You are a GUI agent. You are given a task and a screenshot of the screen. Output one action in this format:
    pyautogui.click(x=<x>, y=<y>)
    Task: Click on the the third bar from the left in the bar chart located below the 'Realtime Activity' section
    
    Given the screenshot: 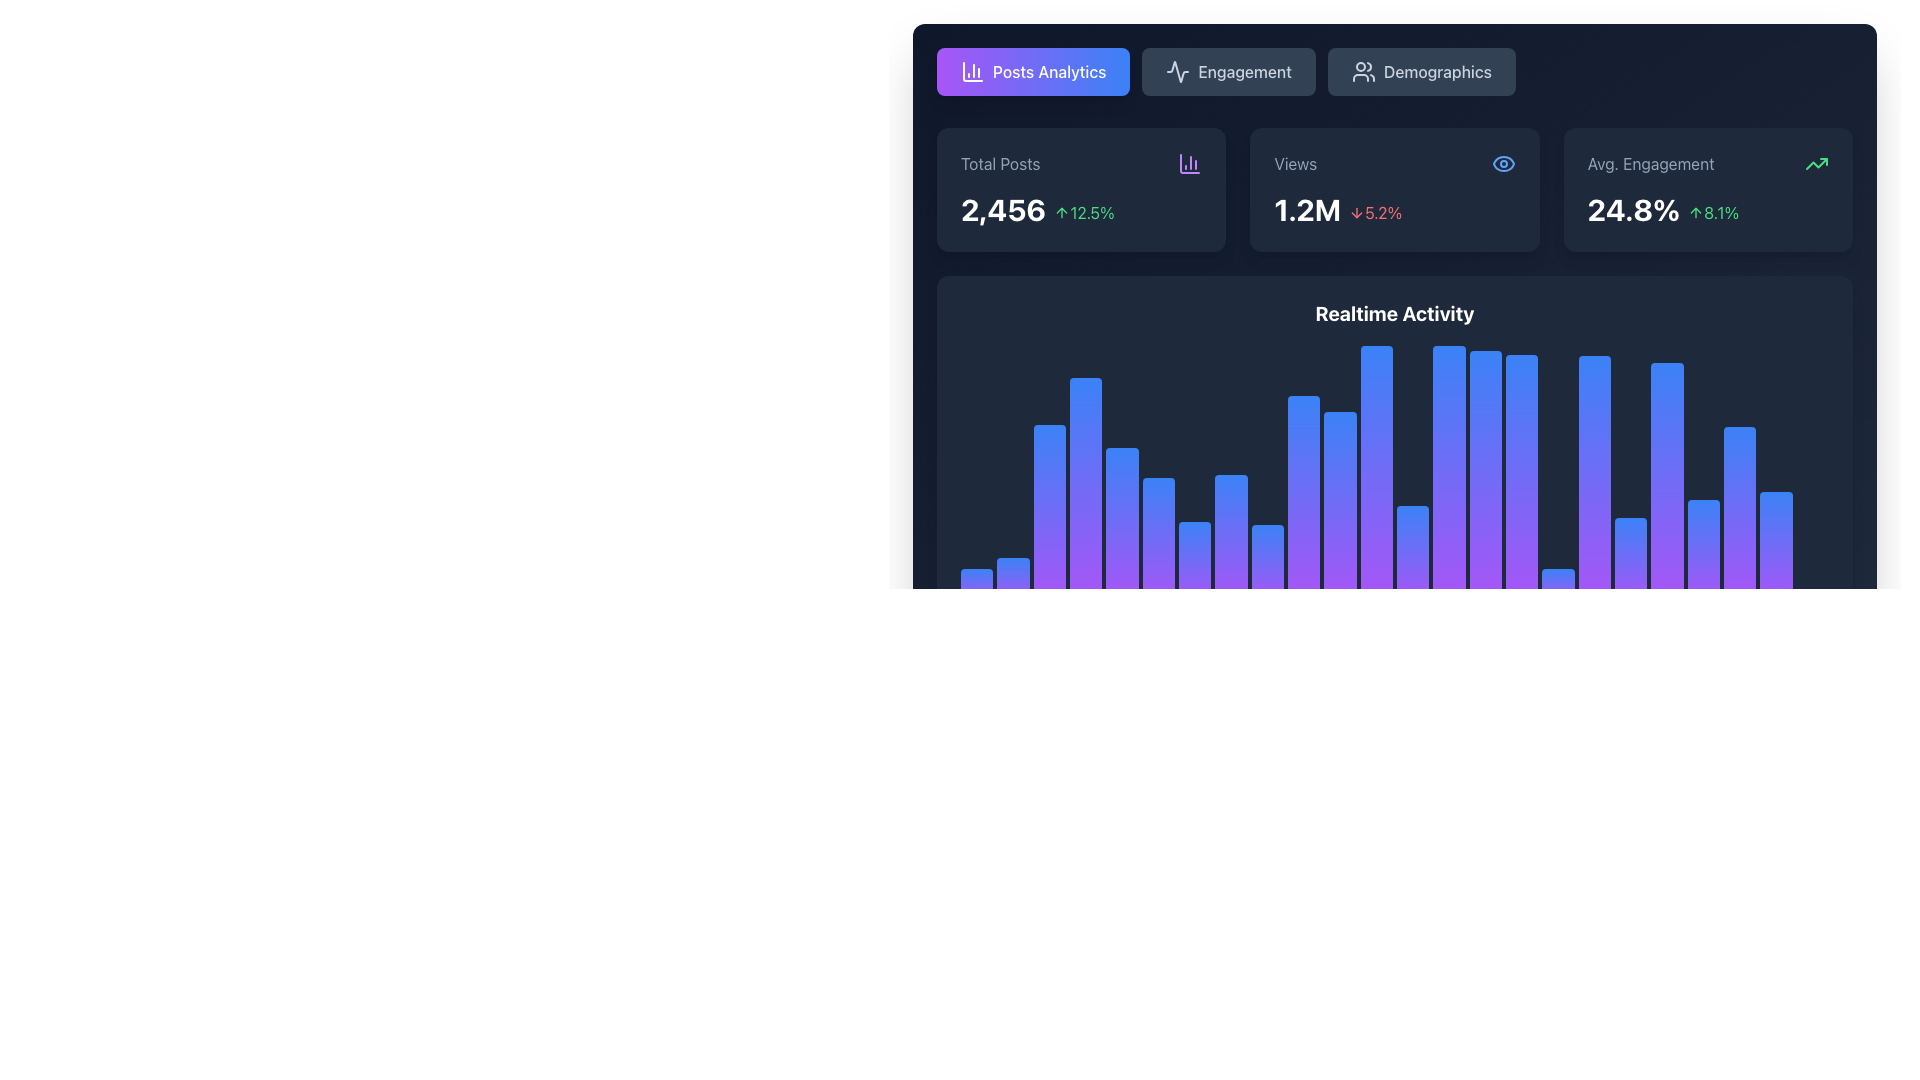 What is the action you would take?
    pyautogui.click(x=1048, y=484)
    